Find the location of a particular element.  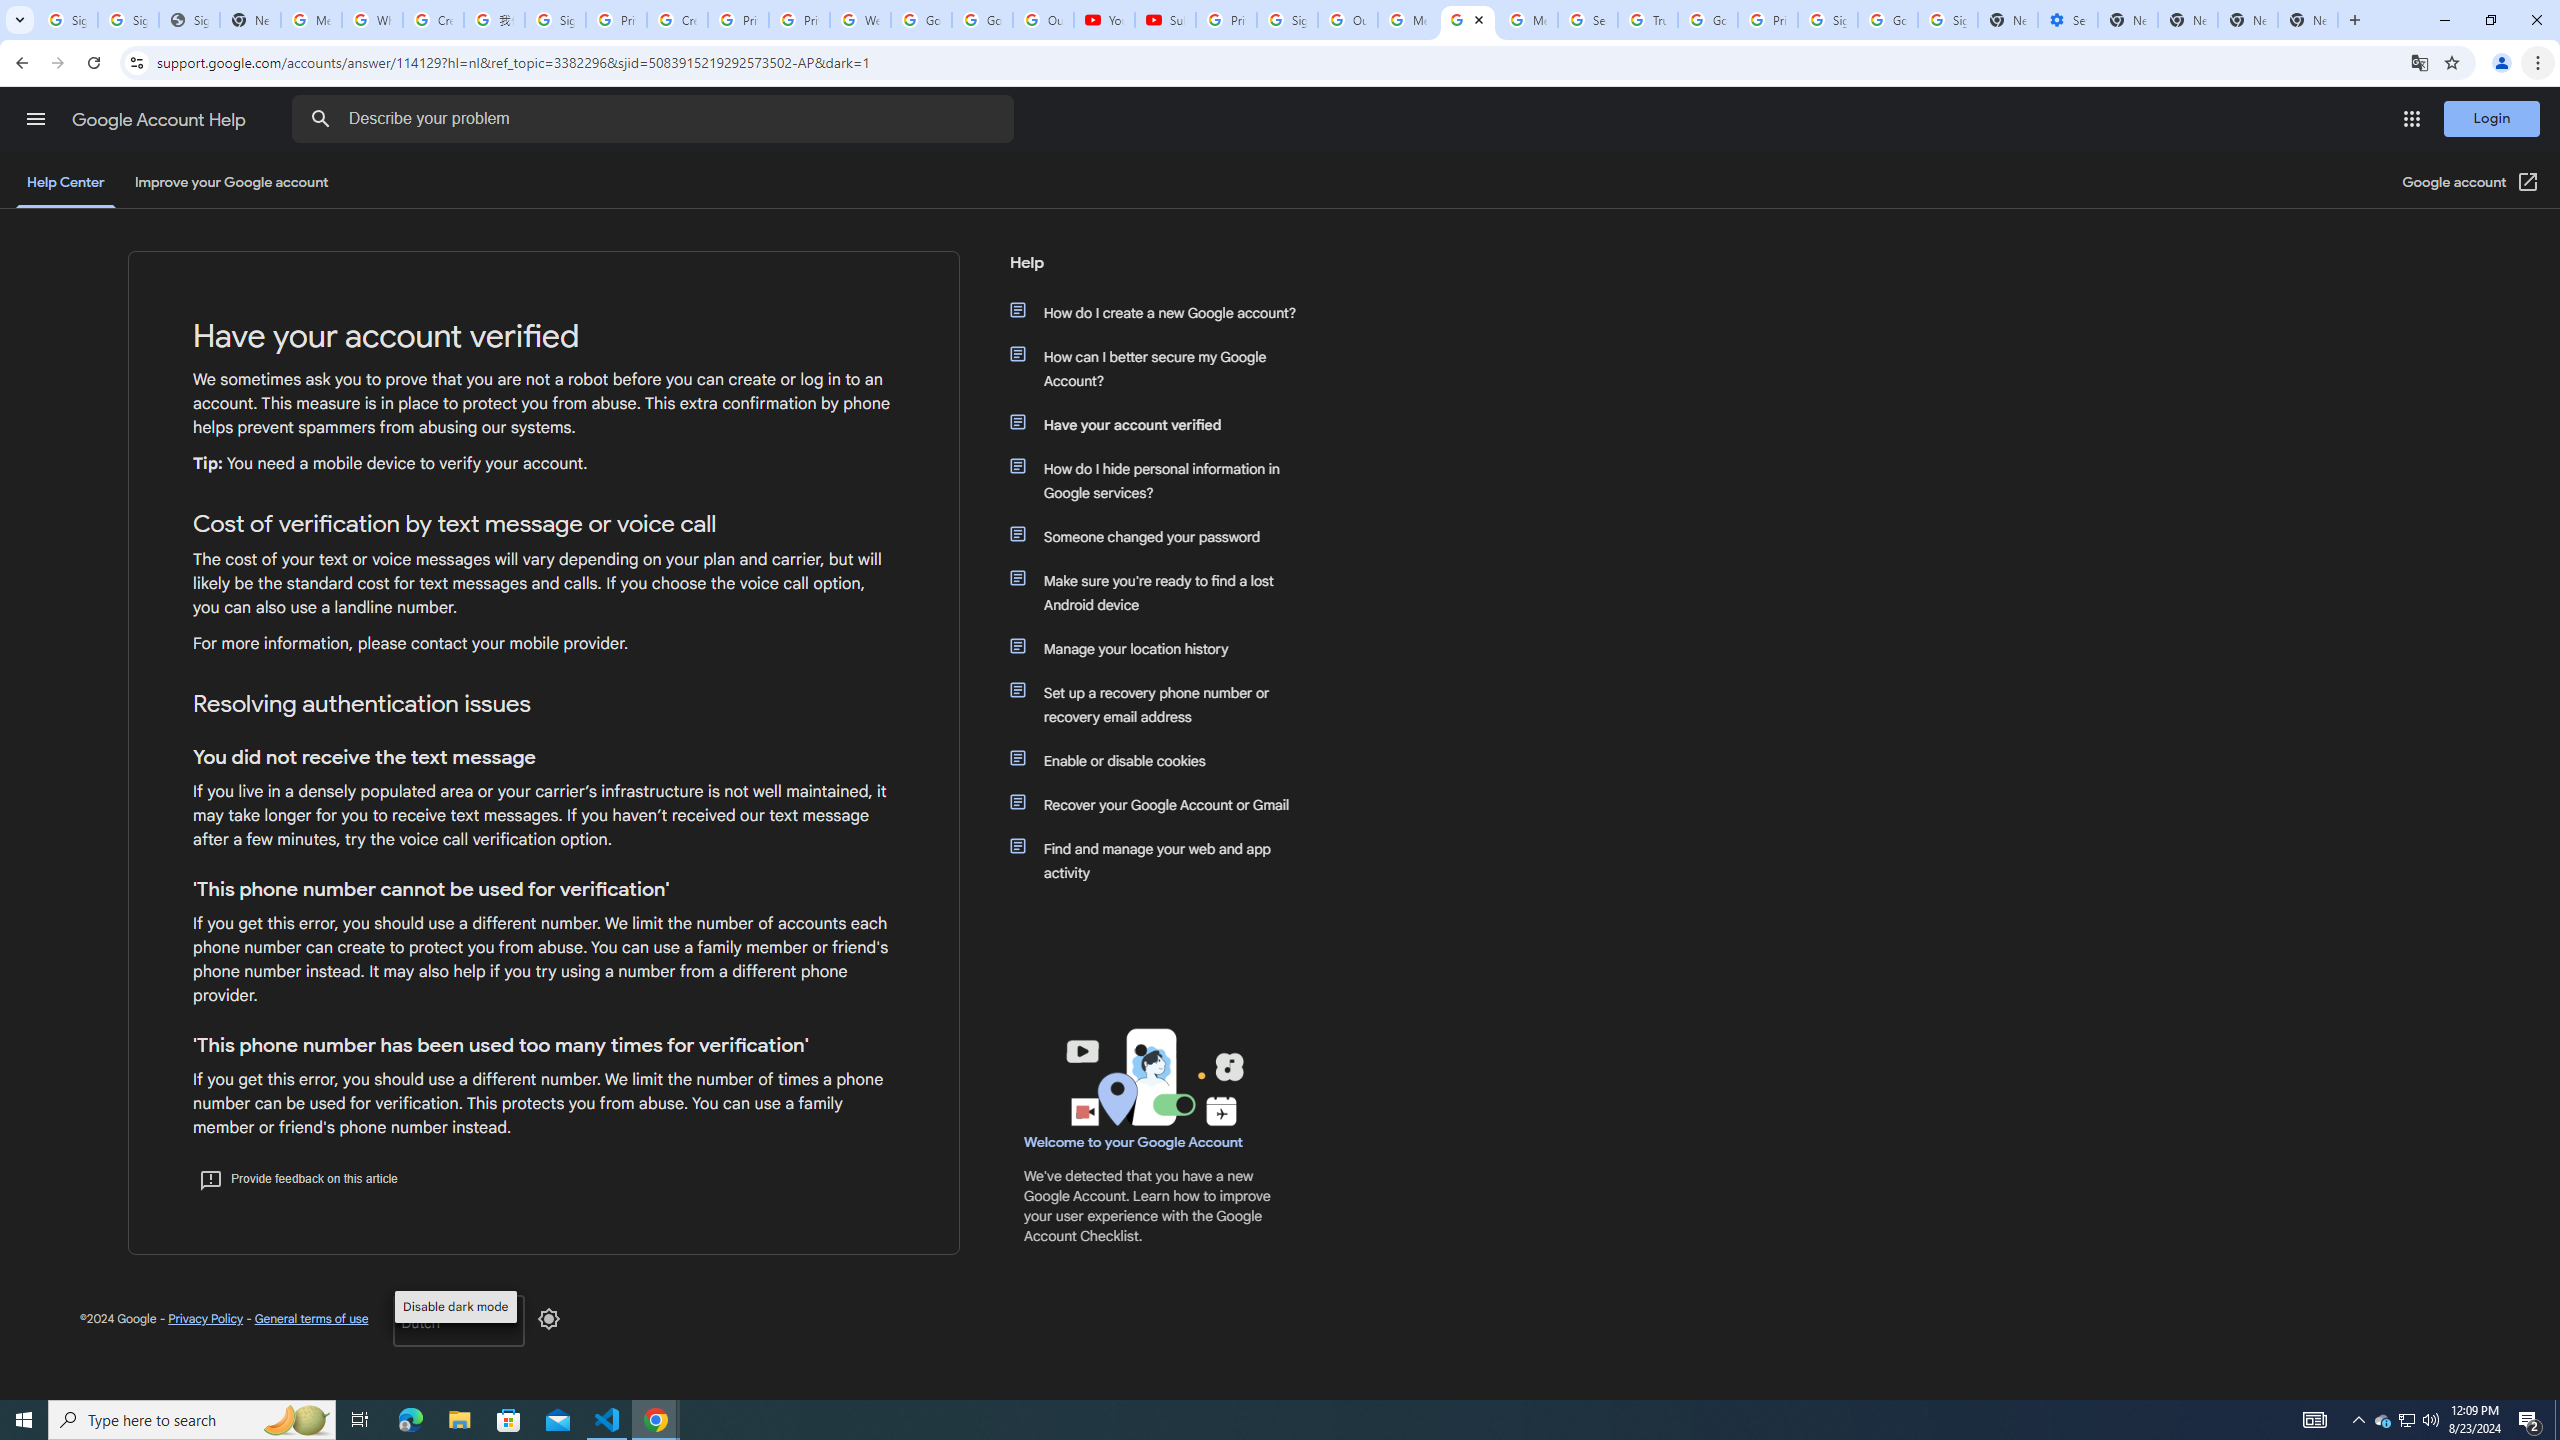

'Subscriptions - YouTube' is located at coordinates (1165, 19).